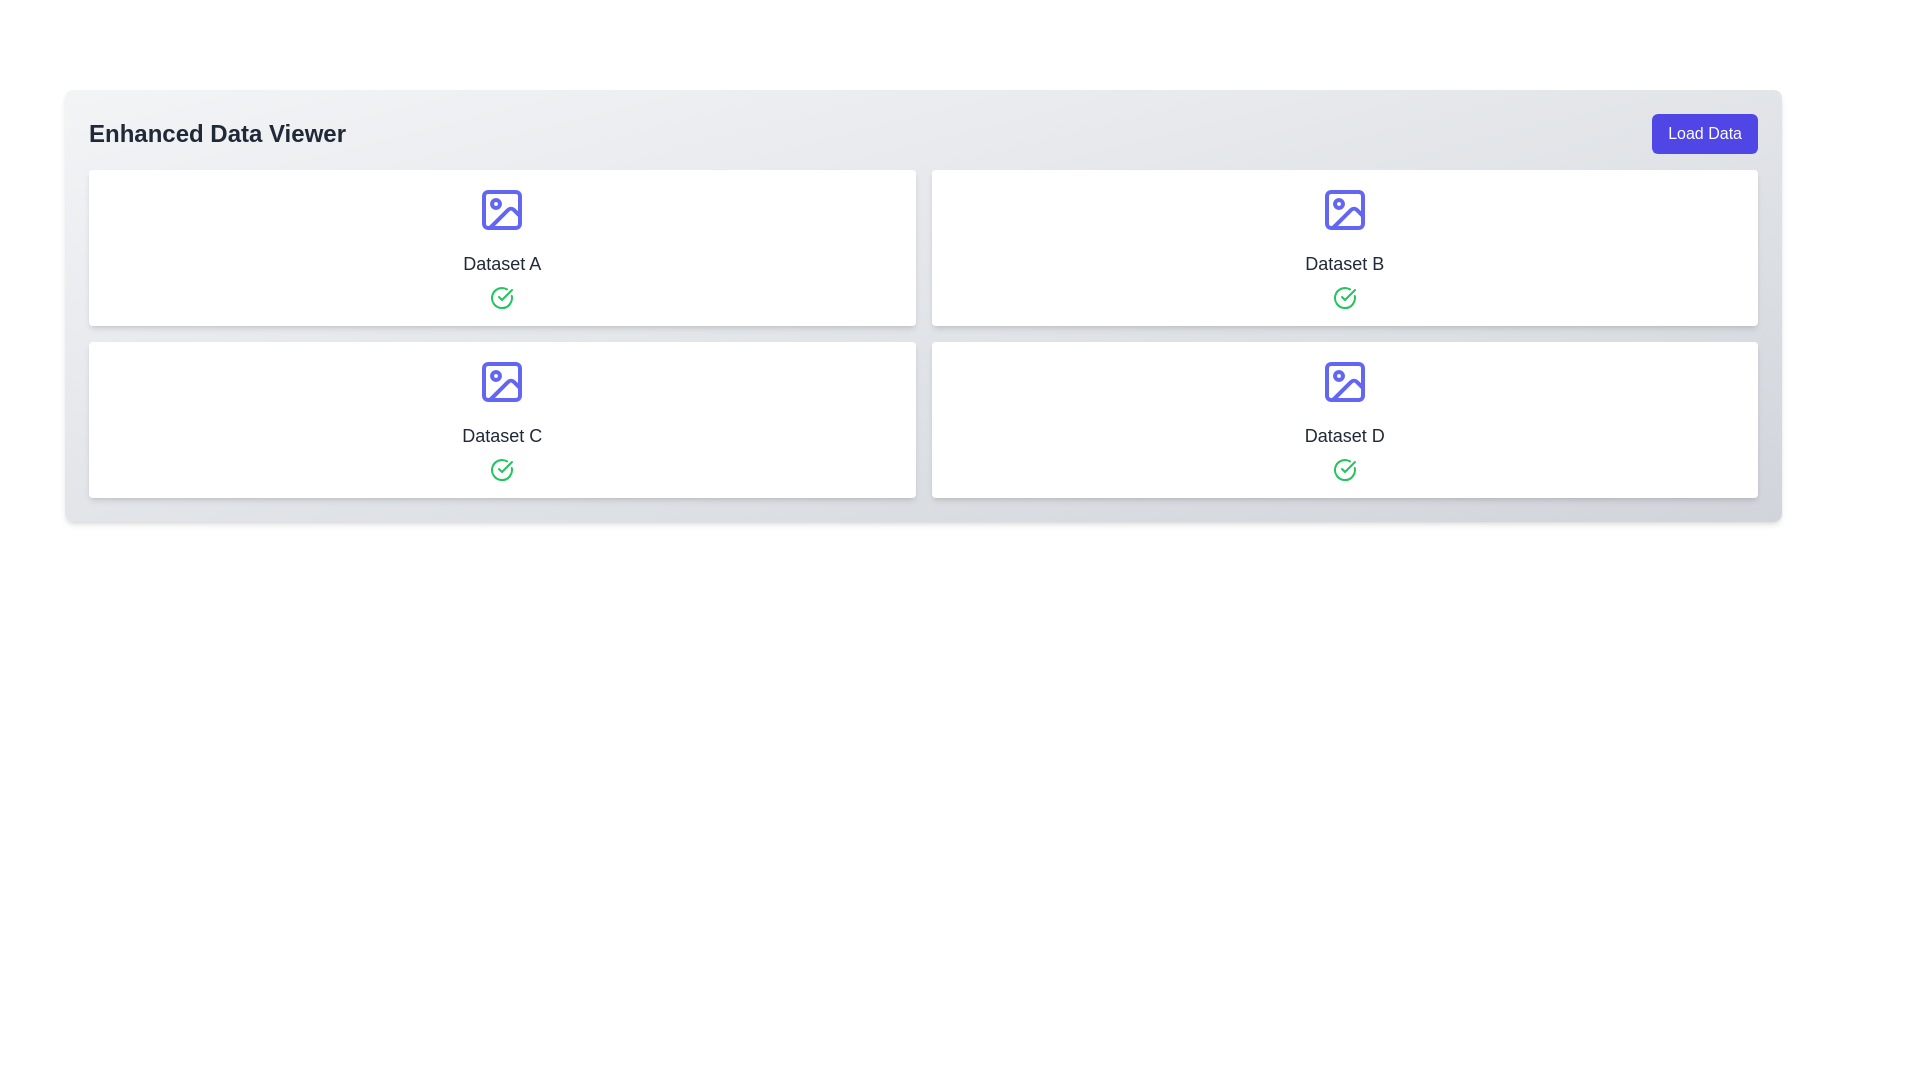 The image size is (1920, 1080). What do you see at coordinates (502, 434) in the screenshot?
I see `text label displaying 'Dataset C' located below the blue image icon in the lower-left card of the grid` at bounding box center [502, 434].